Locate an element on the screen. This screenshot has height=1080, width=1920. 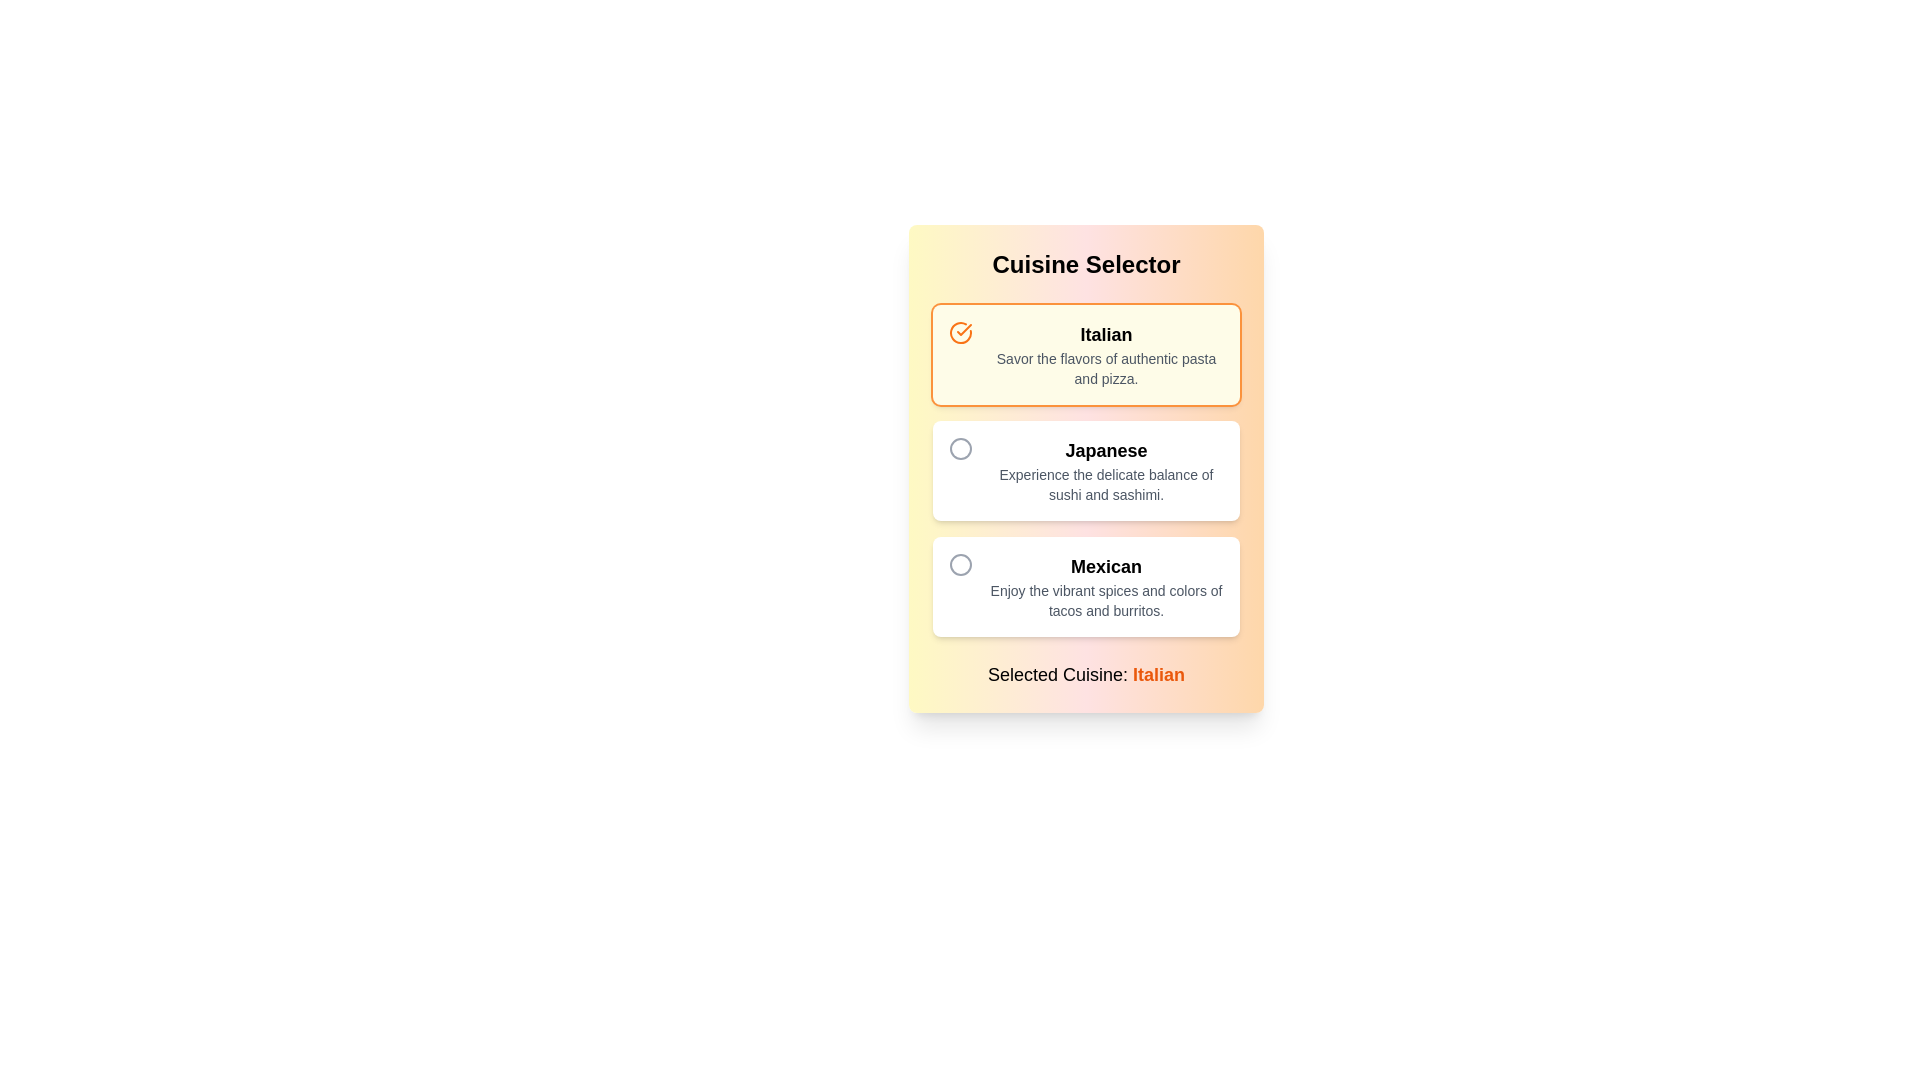
bold text label displaying 'Italian' in the Cuisine Selector card, which is the title for the Italian cuisine option is located at coordinates (1105, 334).